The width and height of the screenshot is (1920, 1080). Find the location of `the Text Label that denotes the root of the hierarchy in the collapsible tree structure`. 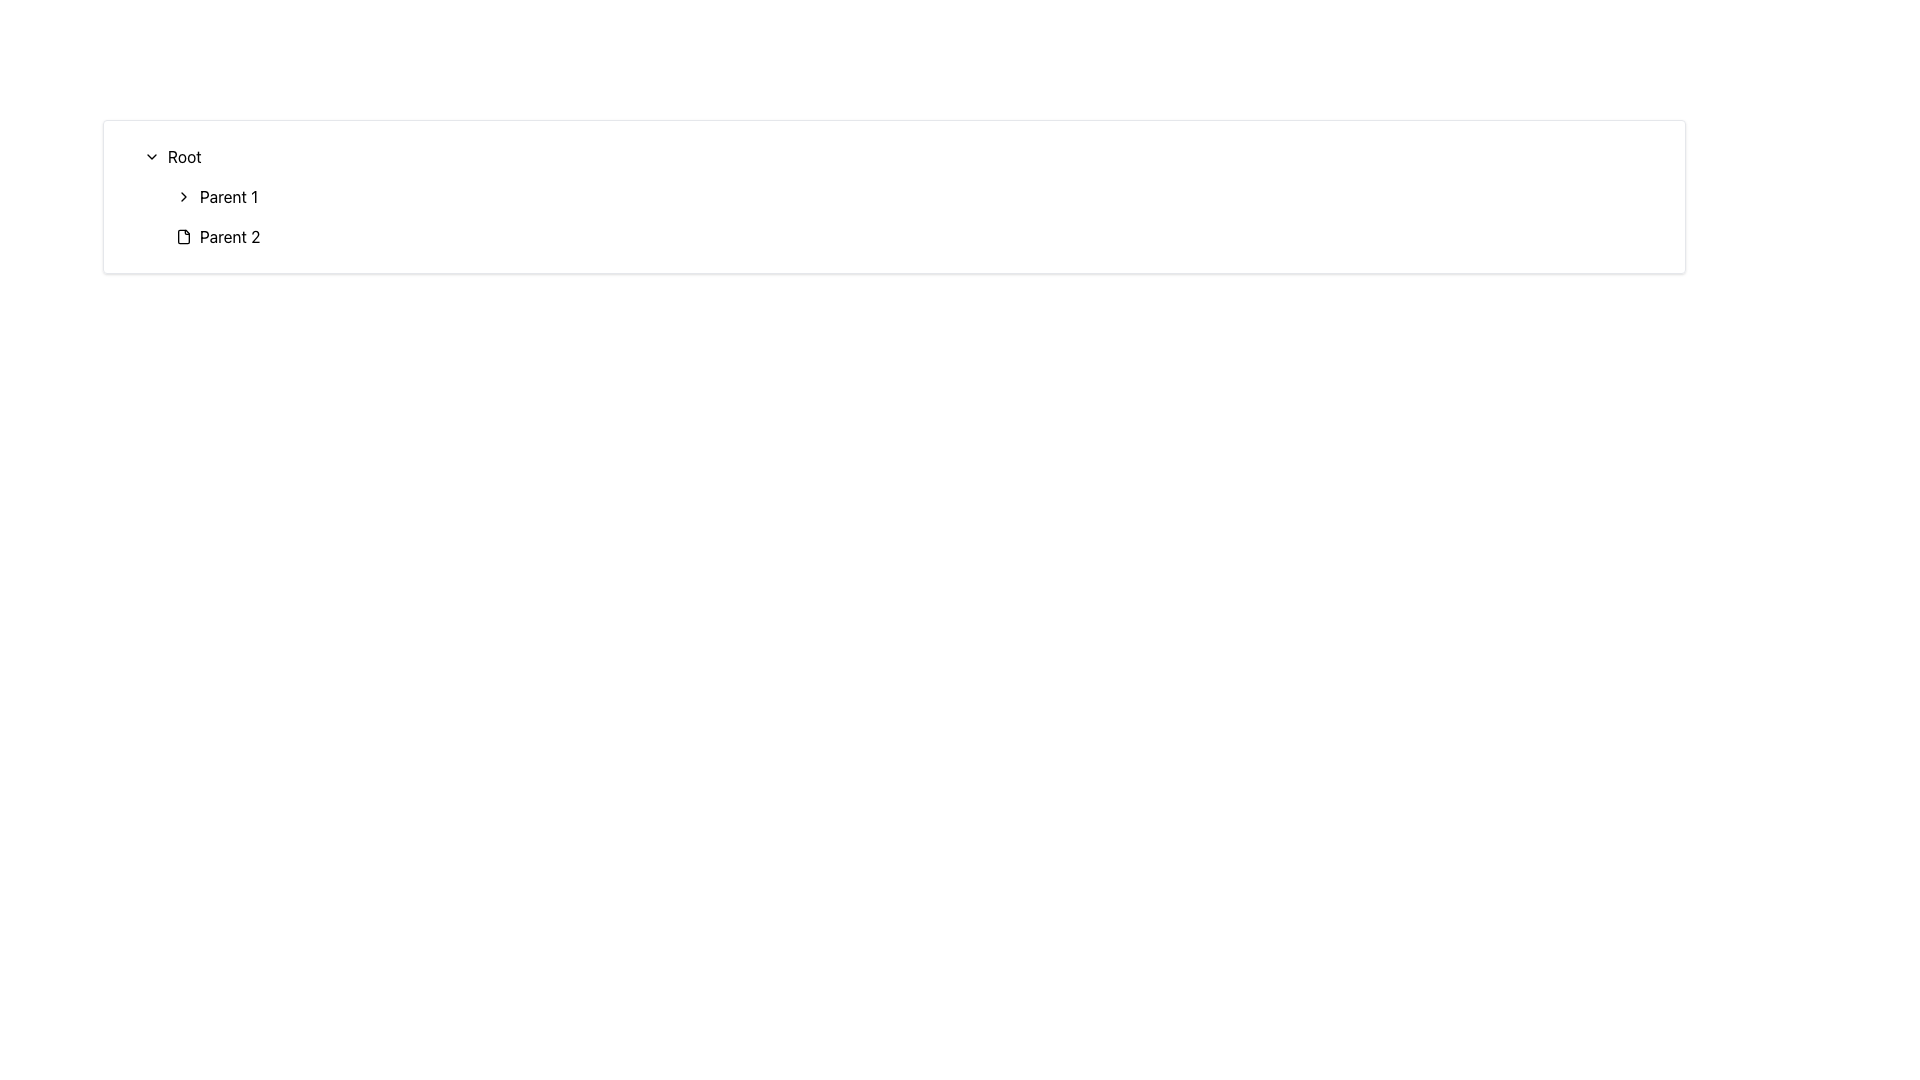

the Text Label that denotes the root of the hierarchy in the collapsible tree structure is located at coordinates (184, 156).